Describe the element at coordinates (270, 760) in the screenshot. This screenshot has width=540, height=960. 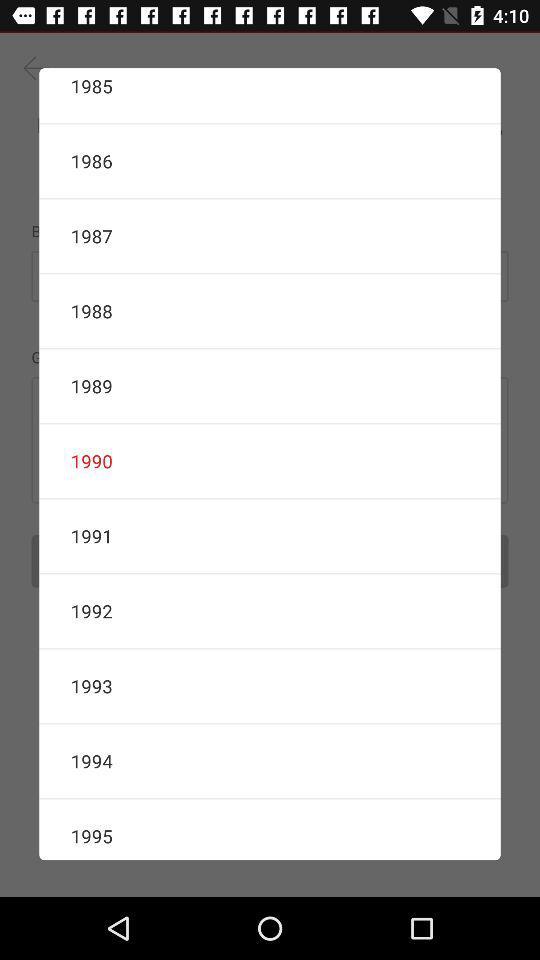
I see `the icon below 1993 item` at that location.